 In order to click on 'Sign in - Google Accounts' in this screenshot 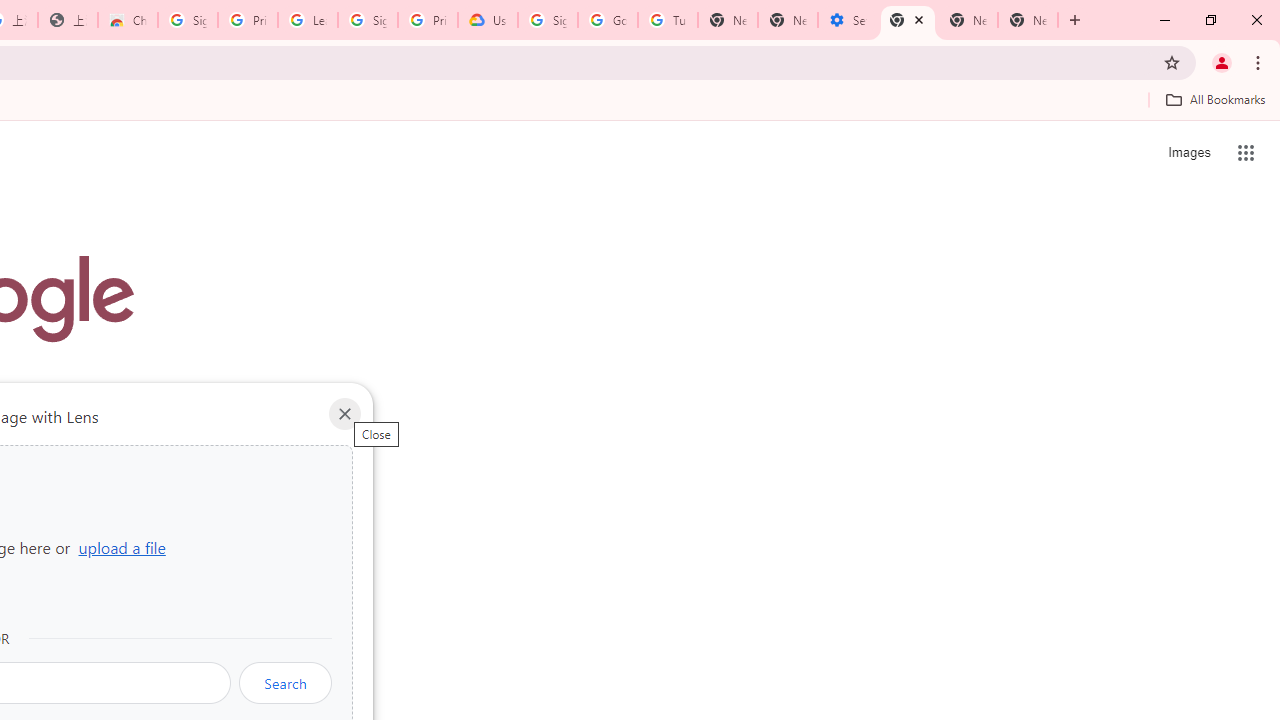, I will do `click(548, 20)`.